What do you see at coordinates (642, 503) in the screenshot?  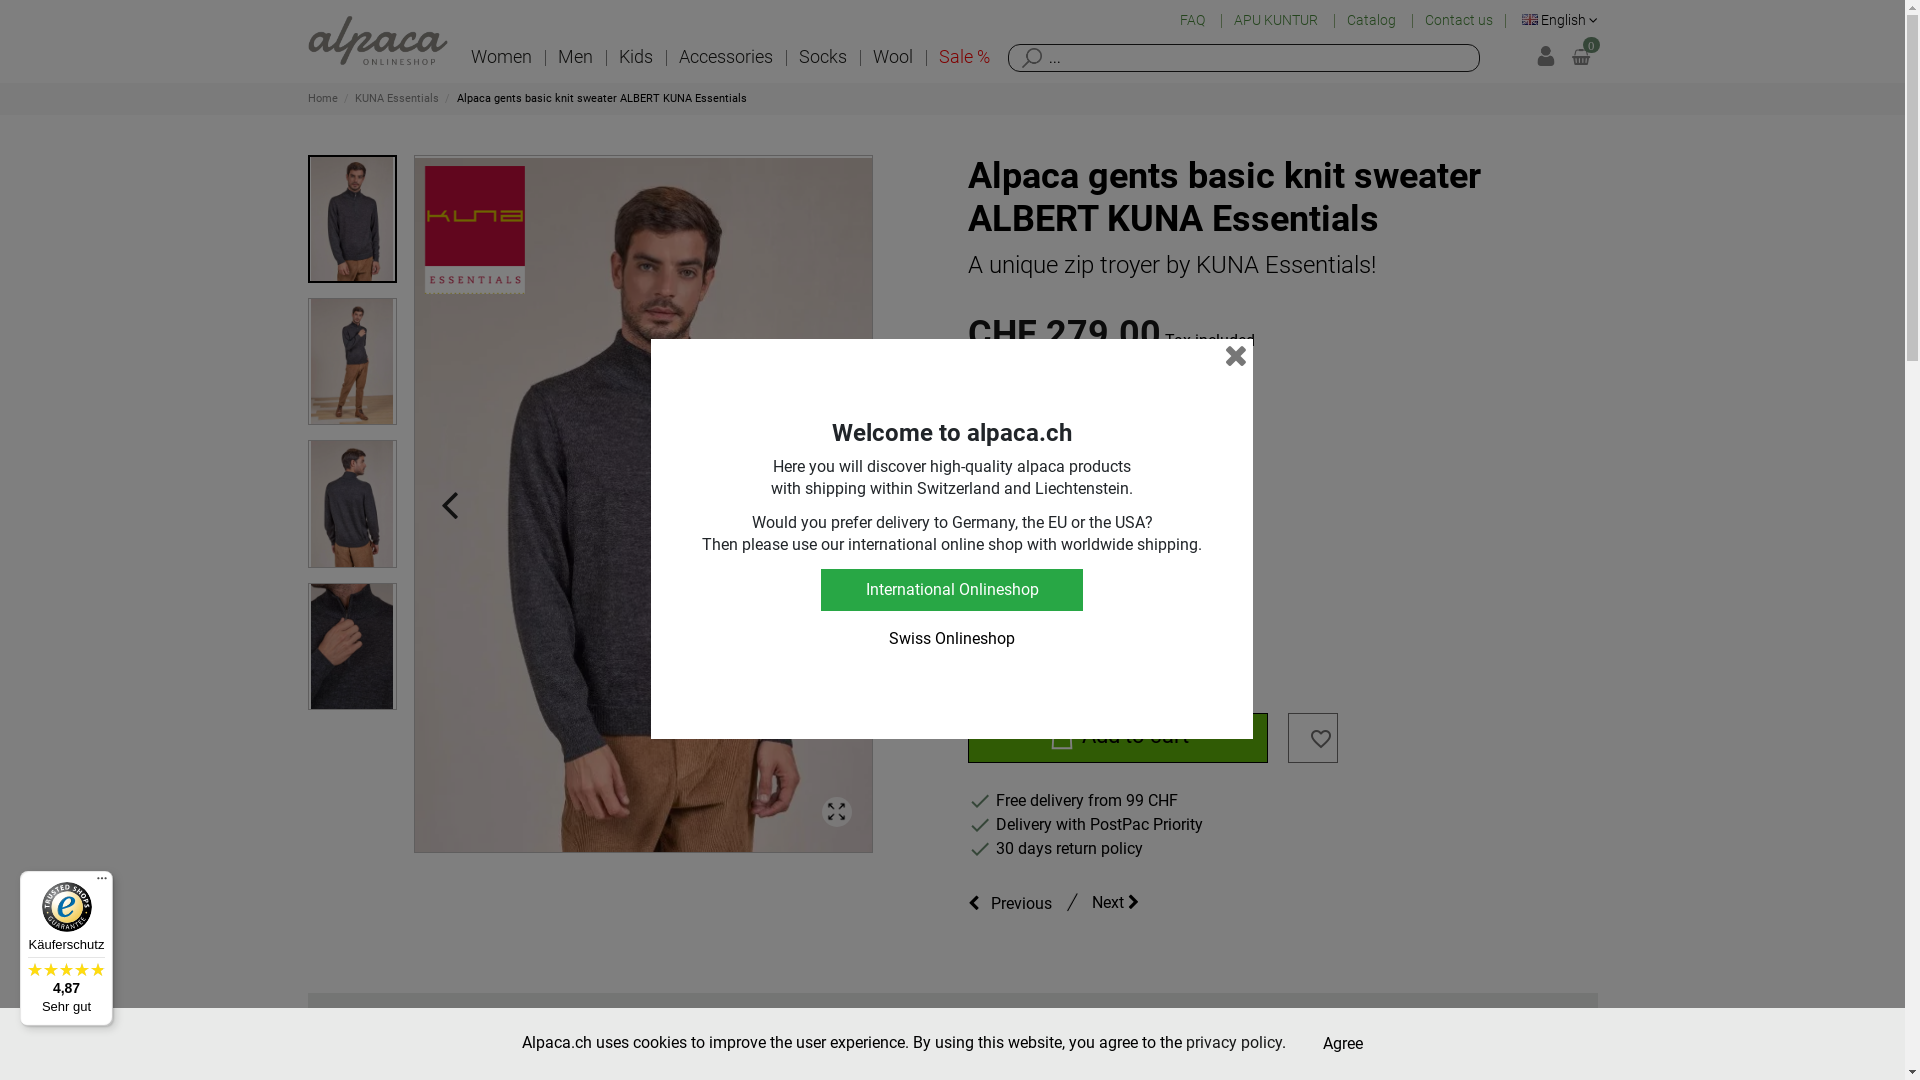 I see `'Alpaka Herren Strick Pullover ALBERT KUNA Essentials'` at bounding box center [642, 503].